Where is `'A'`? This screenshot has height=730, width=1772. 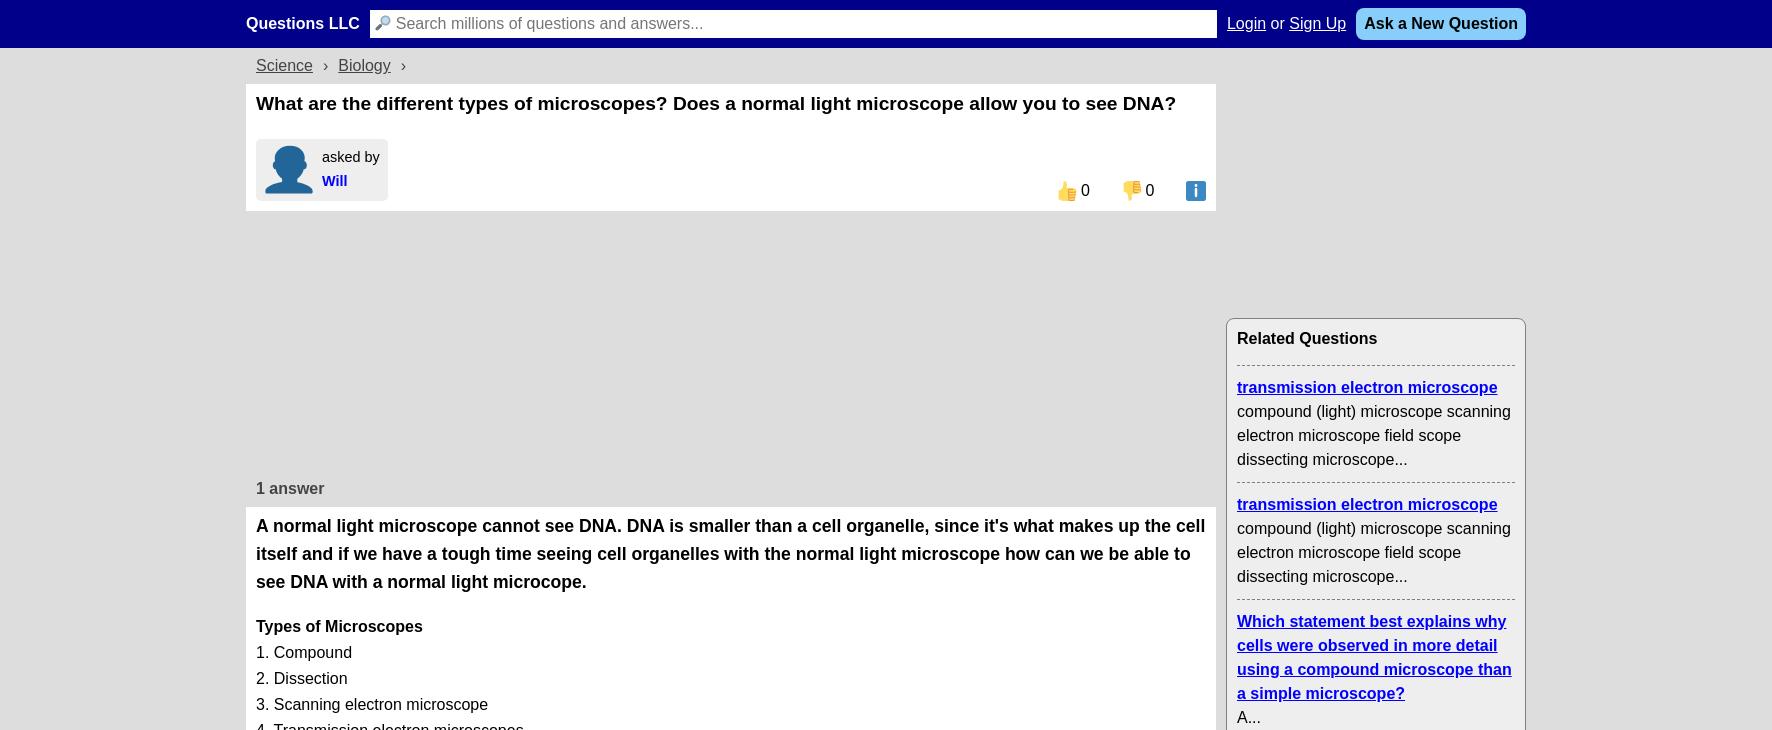
'A' is located at coordinates (1241, 717).